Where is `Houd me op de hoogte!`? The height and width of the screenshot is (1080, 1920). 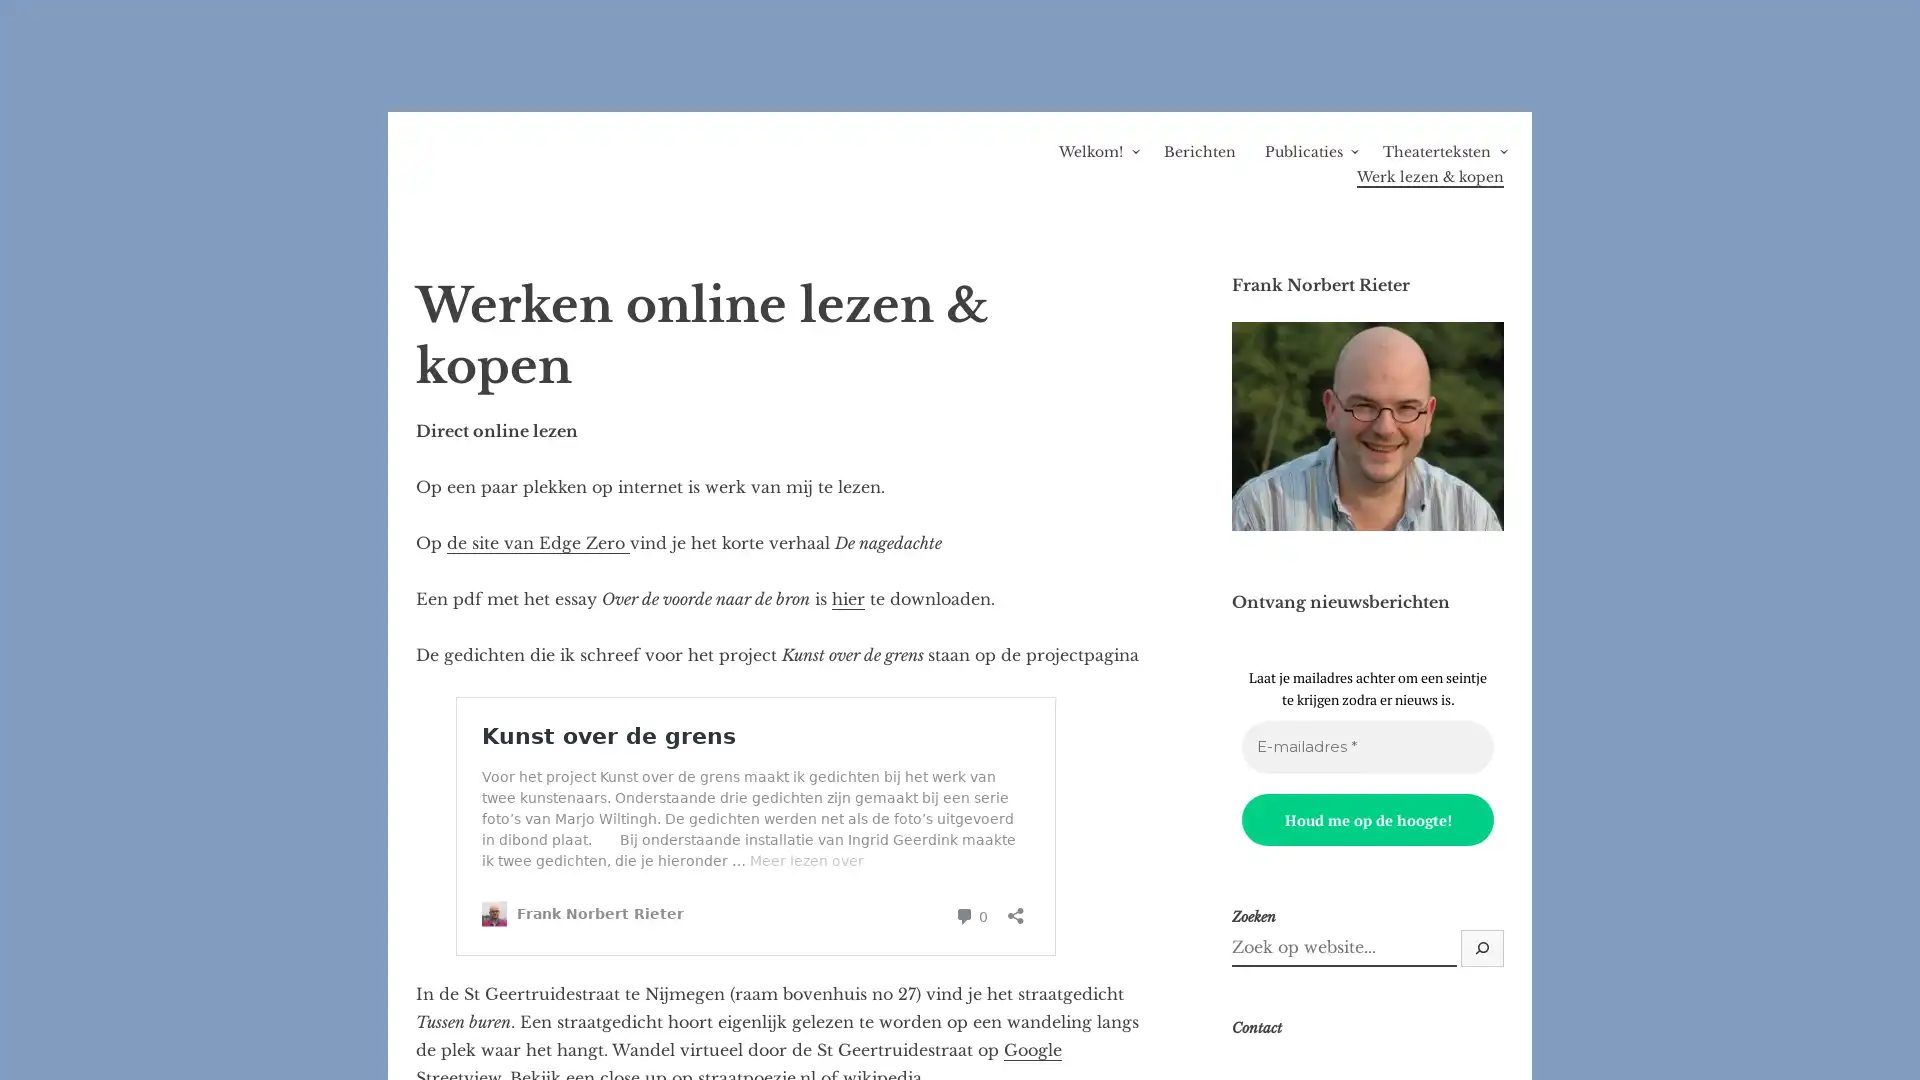
Houd me op de hoogte! is located at coordinates (1367, 819).